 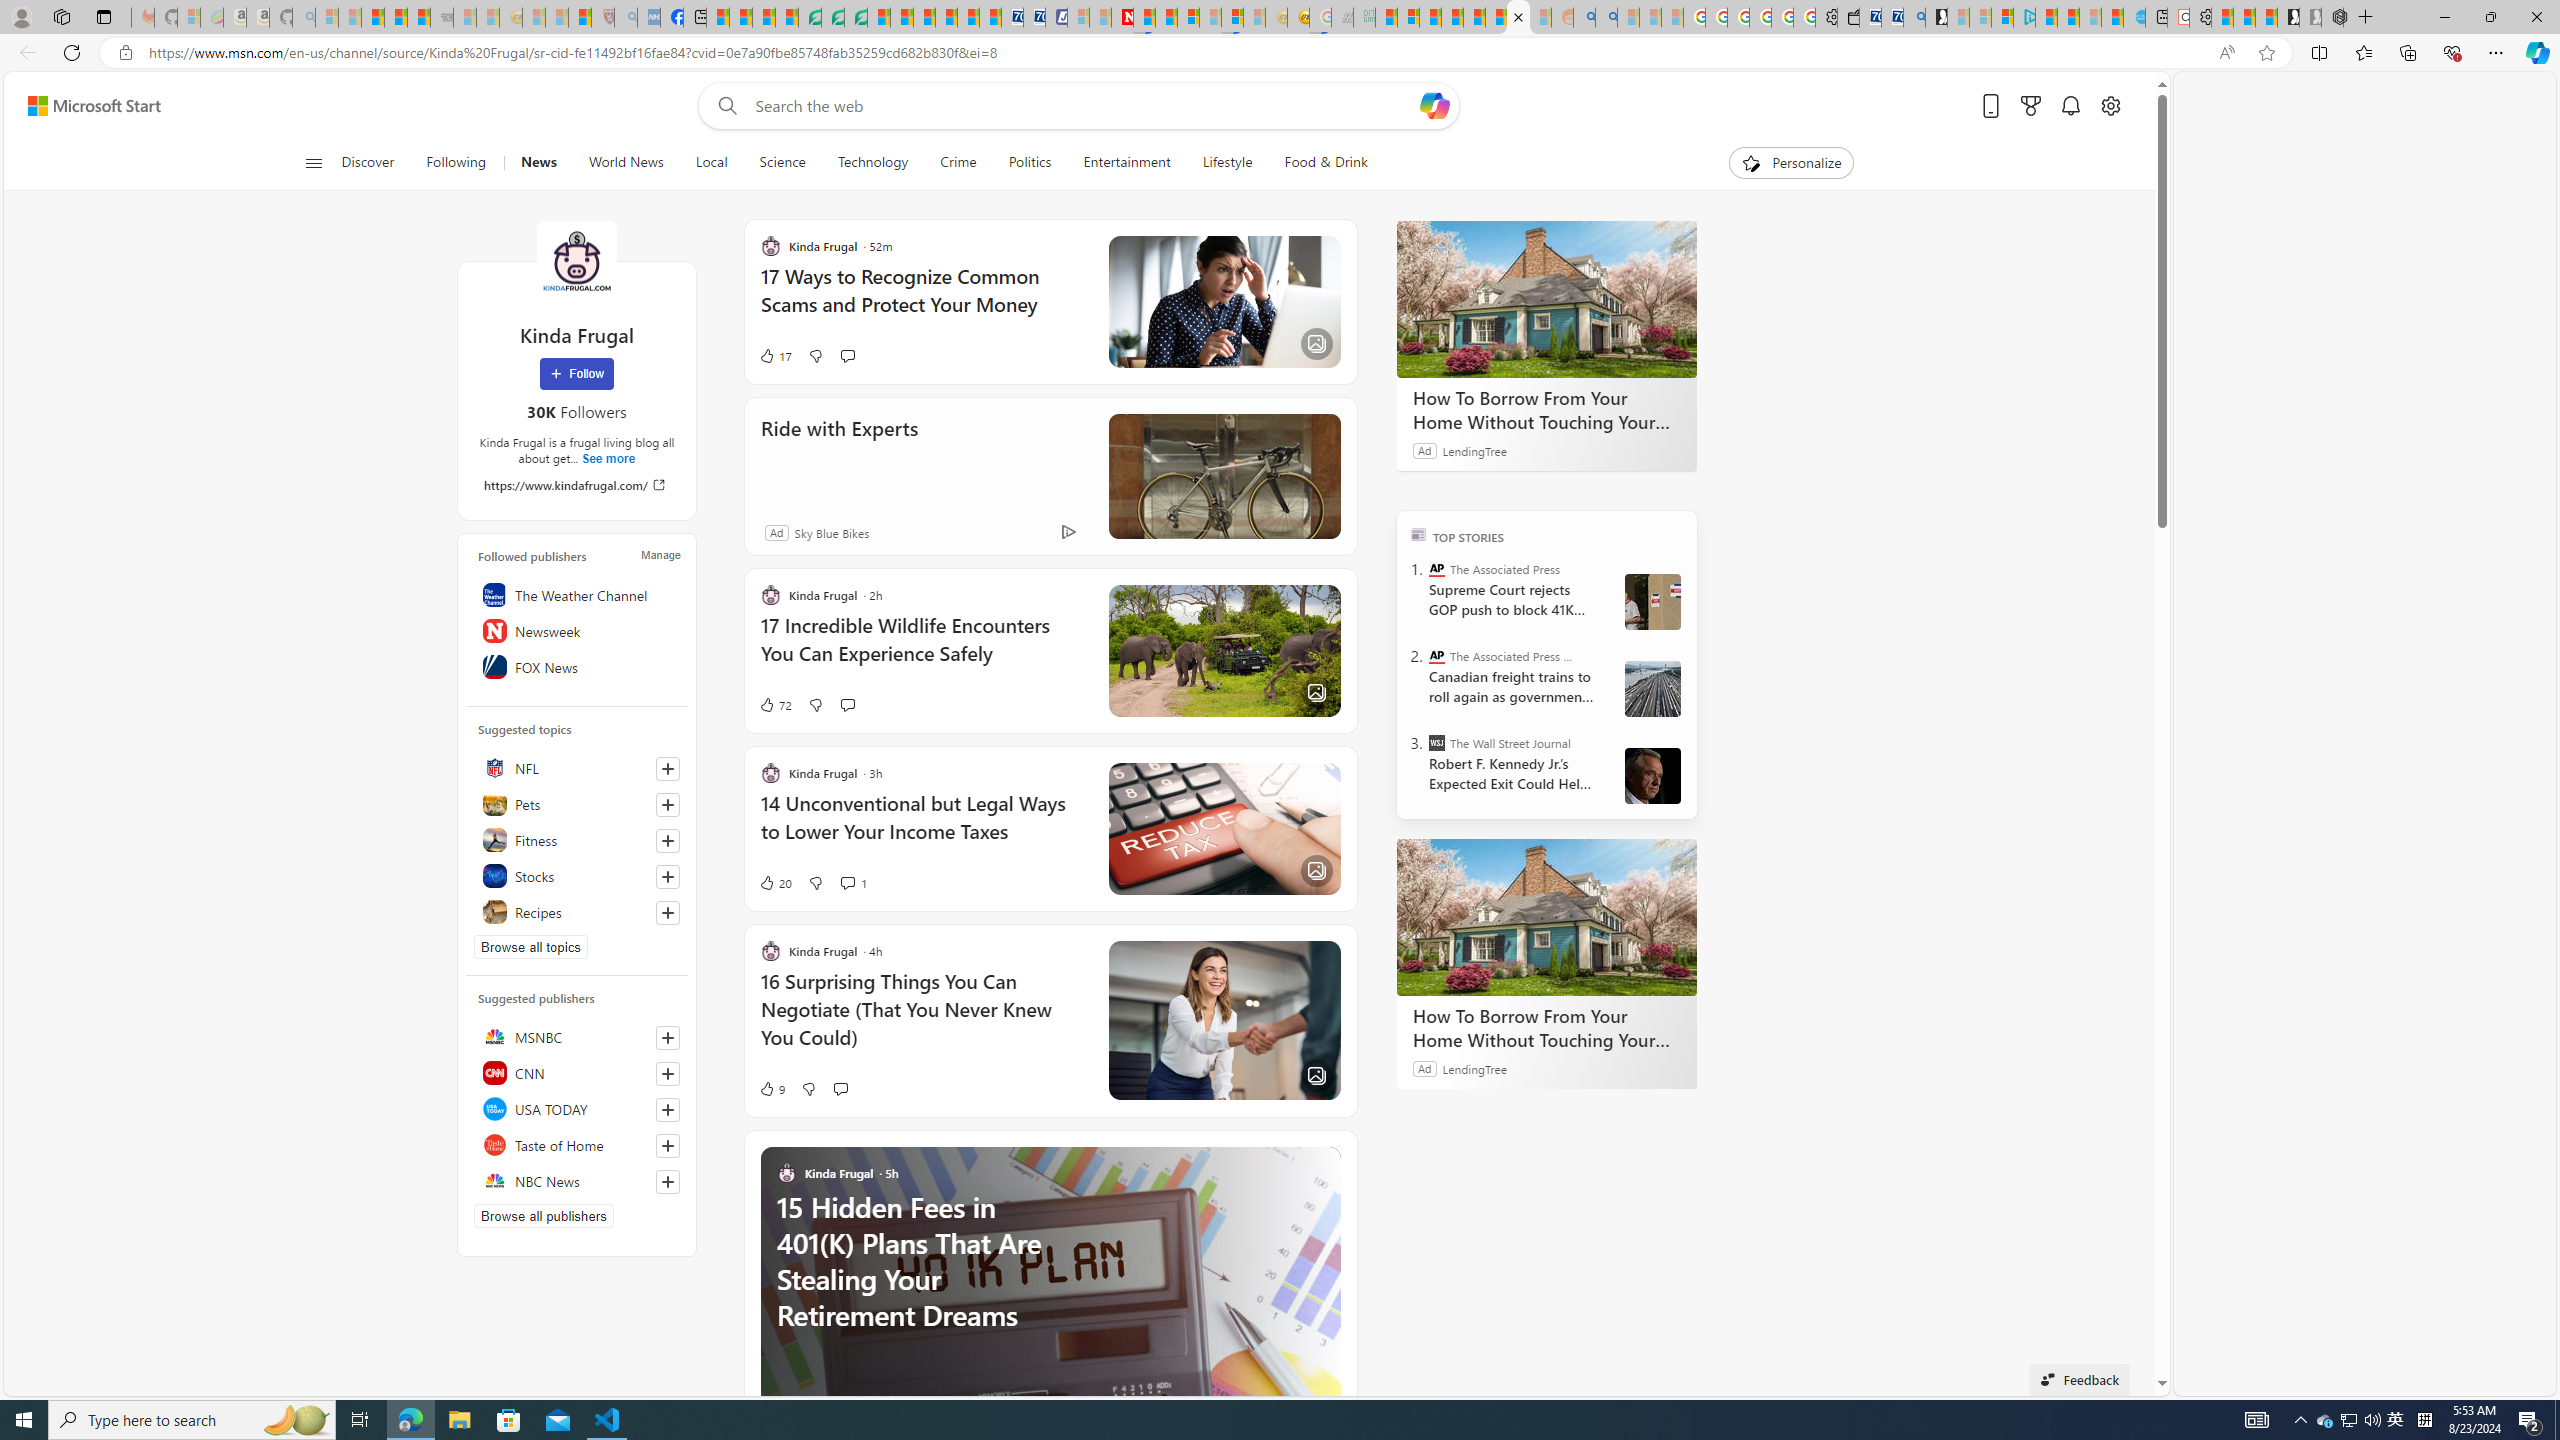 I want to click on 'Entertainment', so click(x=1125, y=162).